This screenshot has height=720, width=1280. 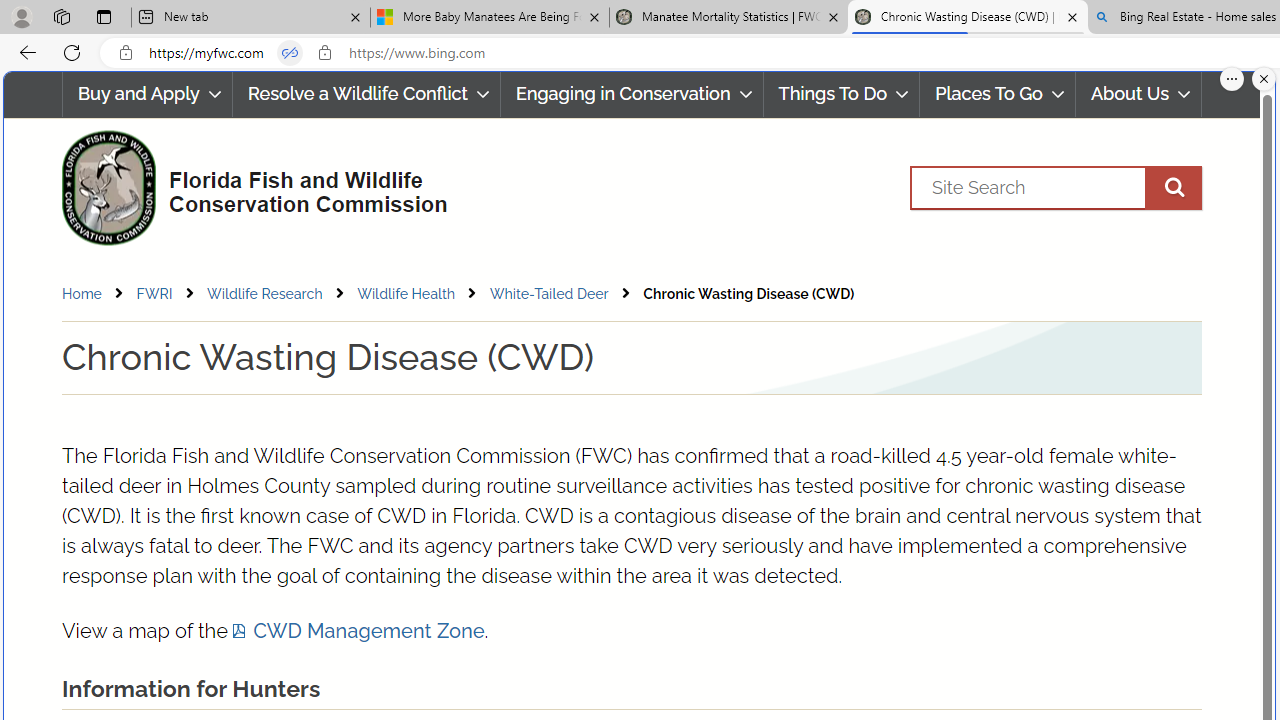 I want to click on 'Close split screen.', so click(x=1263, y=78).